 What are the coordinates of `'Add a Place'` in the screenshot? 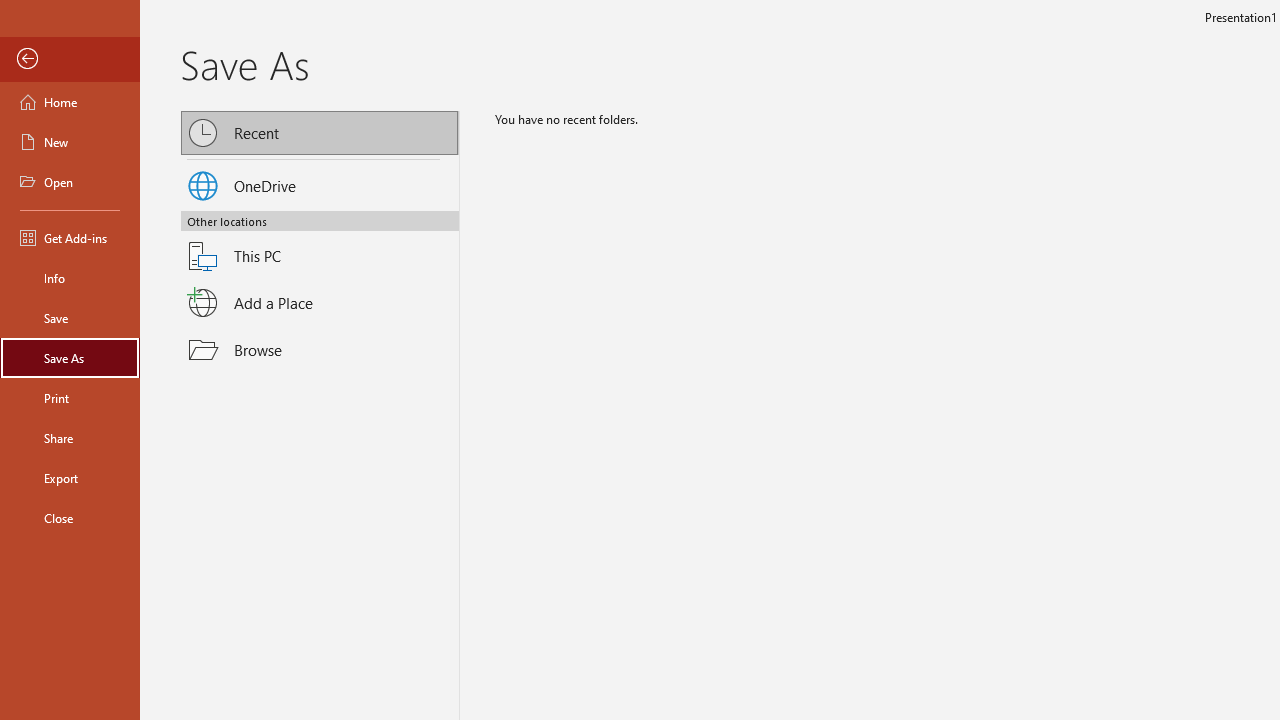 It's located at (320, 302).